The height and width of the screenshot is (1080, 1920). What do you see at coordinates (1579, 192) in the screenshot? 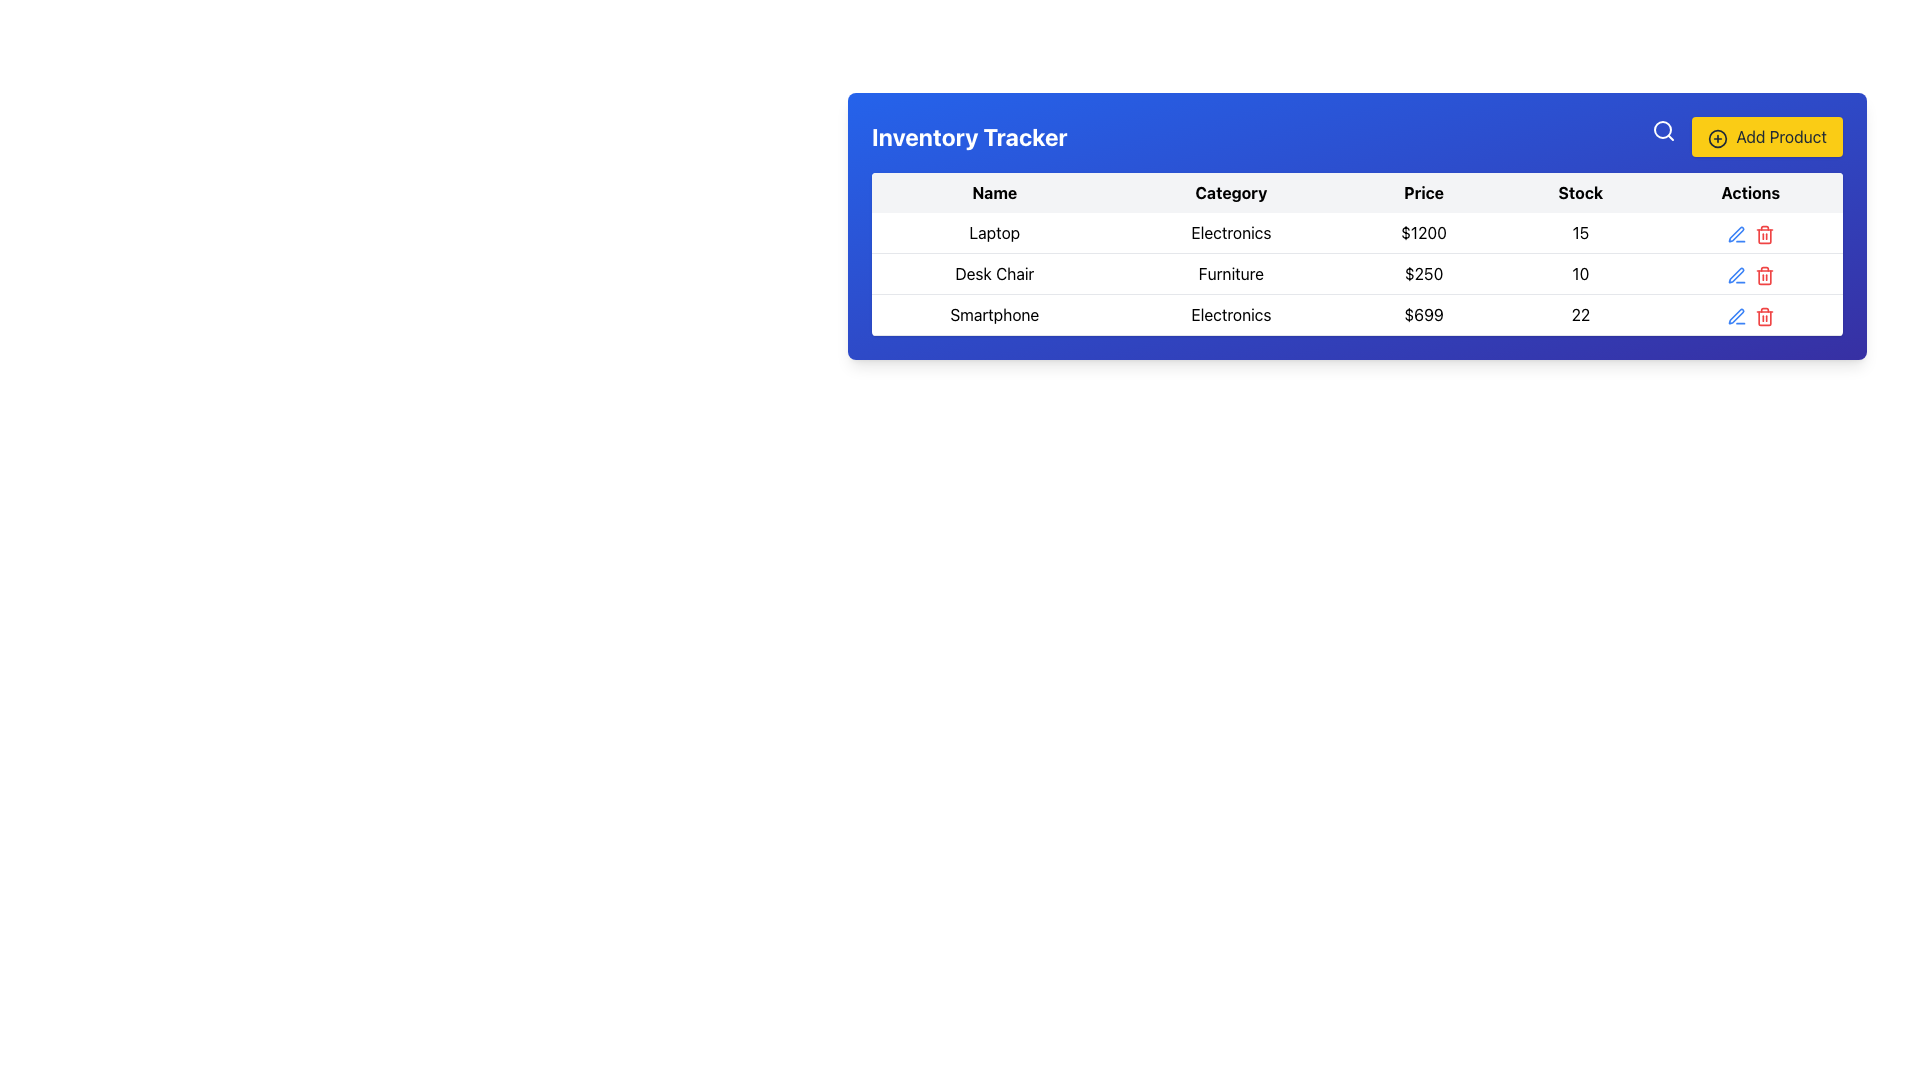
I see `the text label displaying 'Stock', which is the fourth header in a table row, located between 'Price' and 'Actions'` at bounding box center [1579, 192].